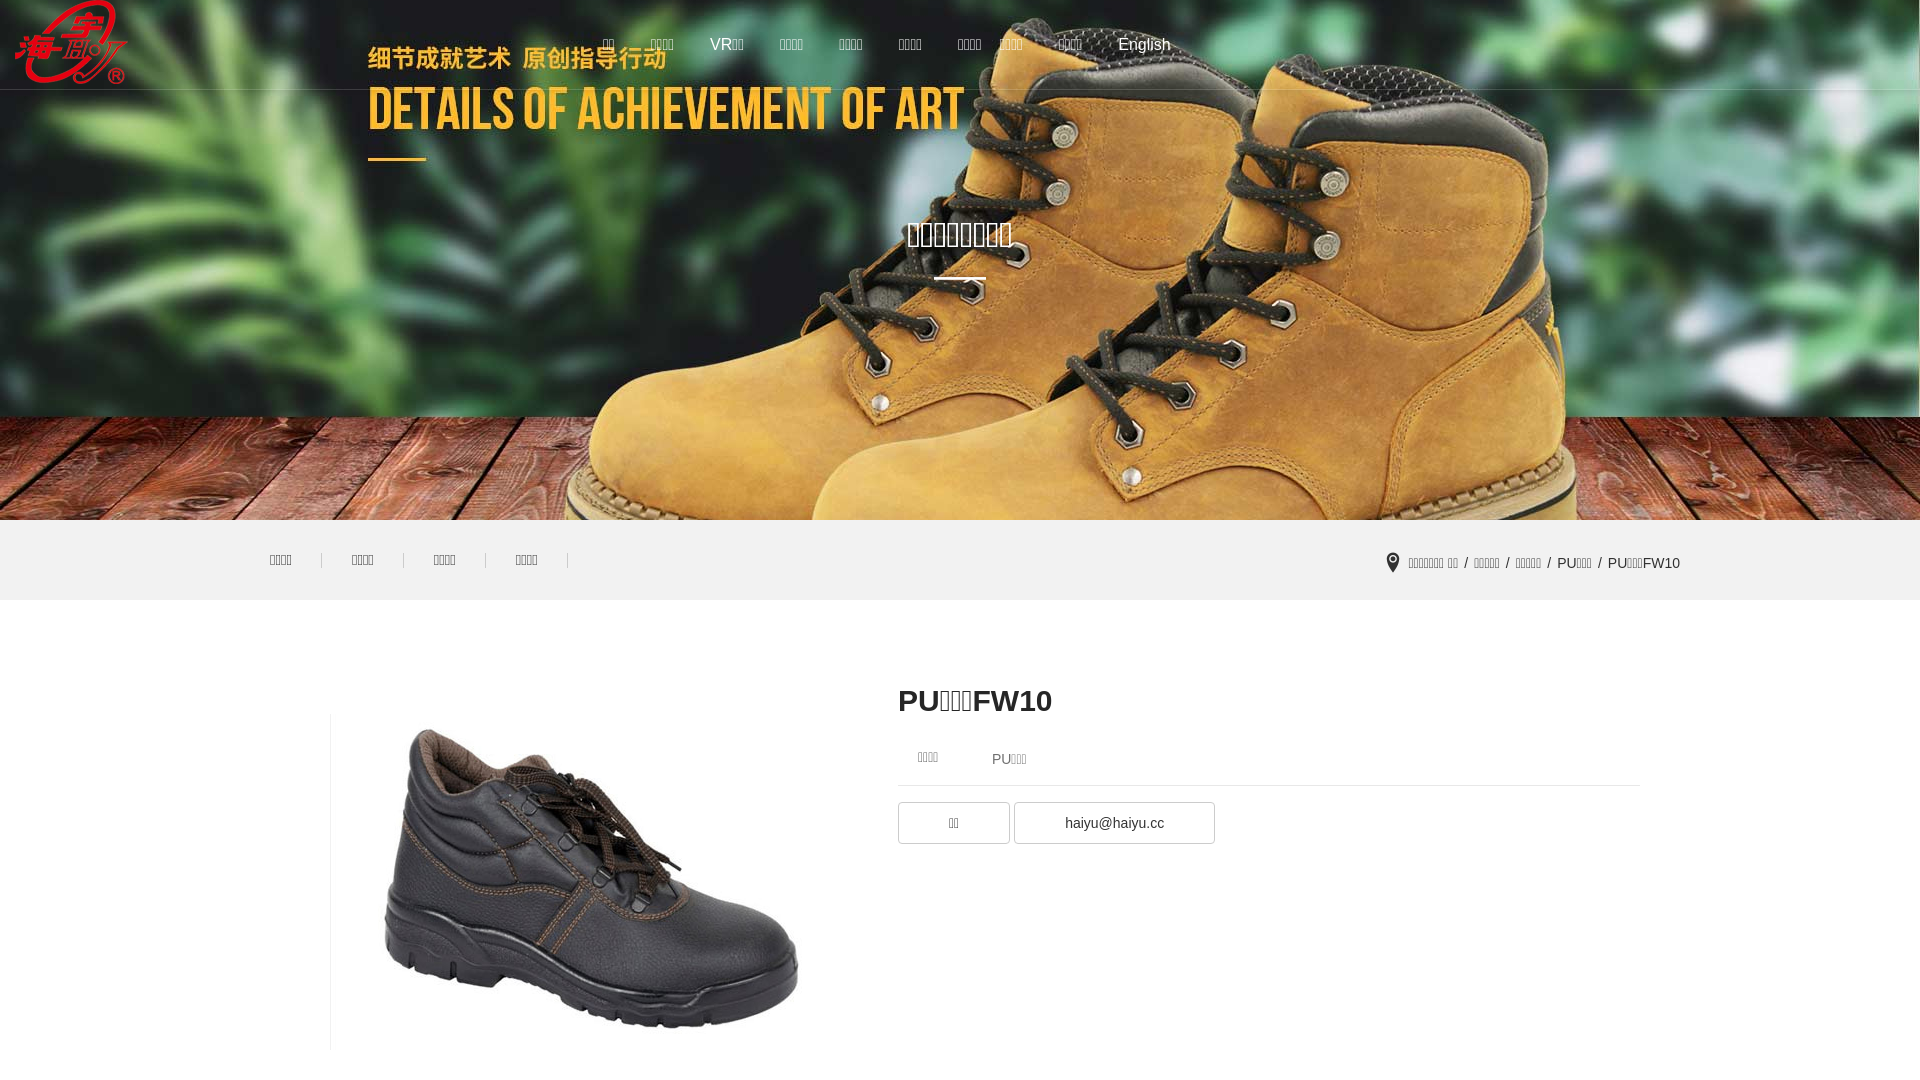  Describe the element at coordinates (1113, 825) in the screenshot. I see `'haiyu@haiyu.cc'` at that location.